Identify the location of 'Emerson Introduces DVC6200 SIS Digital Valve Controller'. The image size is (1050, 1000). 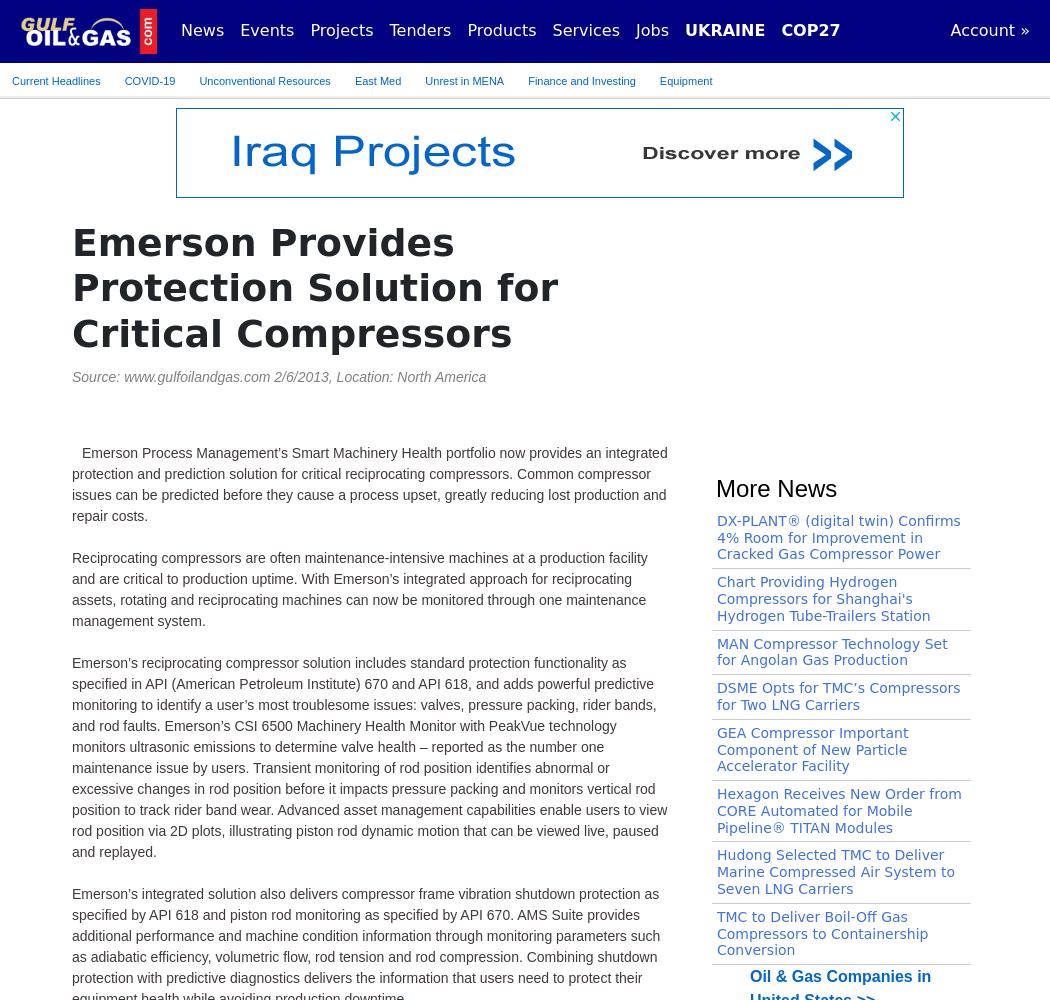
(819, 314).